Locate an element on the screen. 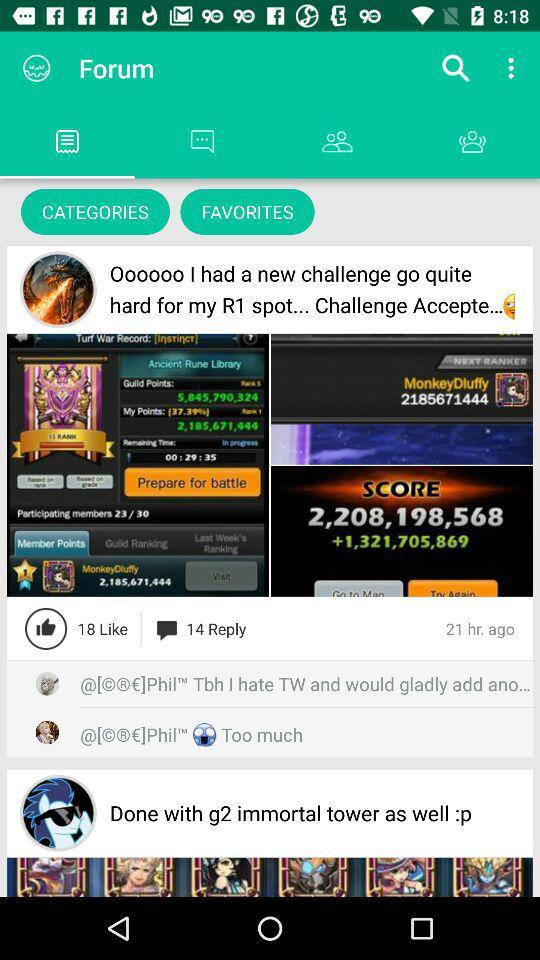 This screenshot has width=540, height=960. the favorites is located at coordinates (247, 211).